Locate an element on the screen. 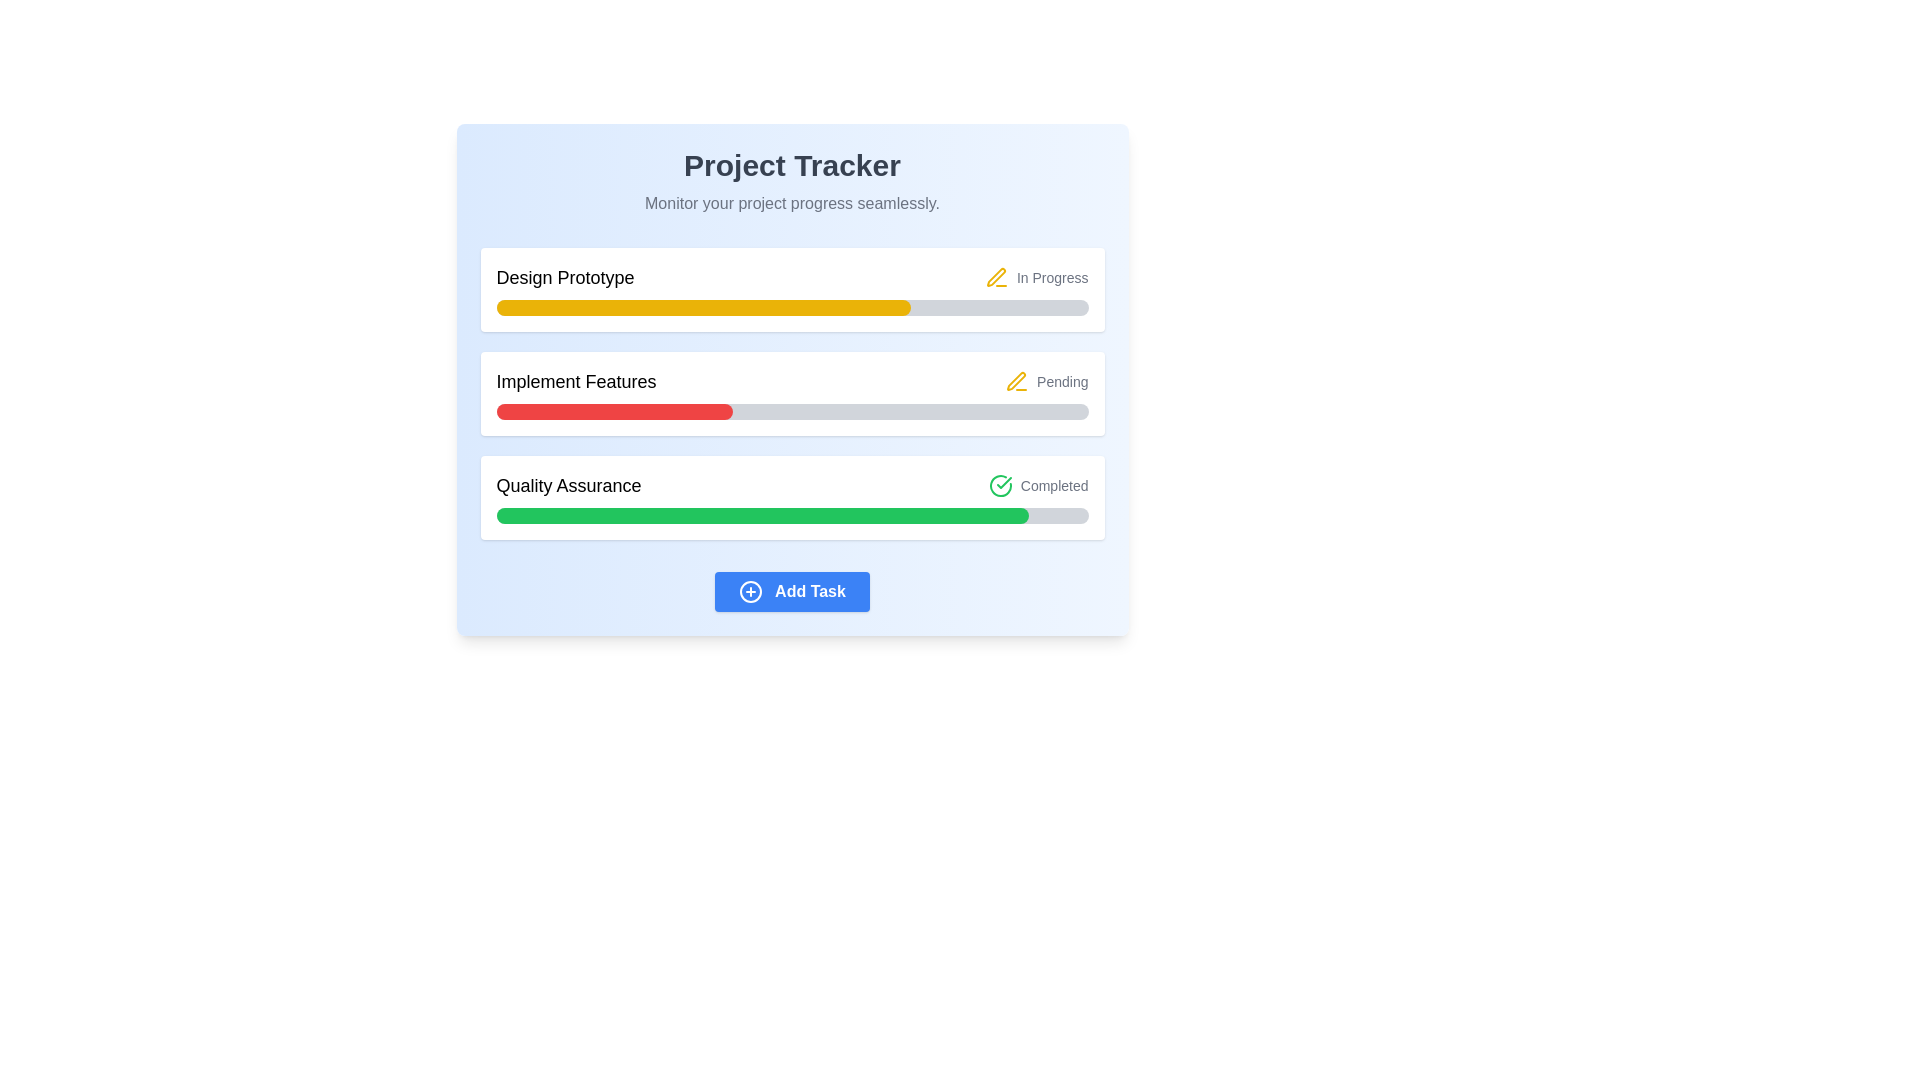  the icon representing the completion of the 'Quality Assurance' task, located adjacent to the text labeled 'Completed' in the 'Quality Assurance' section is located at coordinates (1004, 482).